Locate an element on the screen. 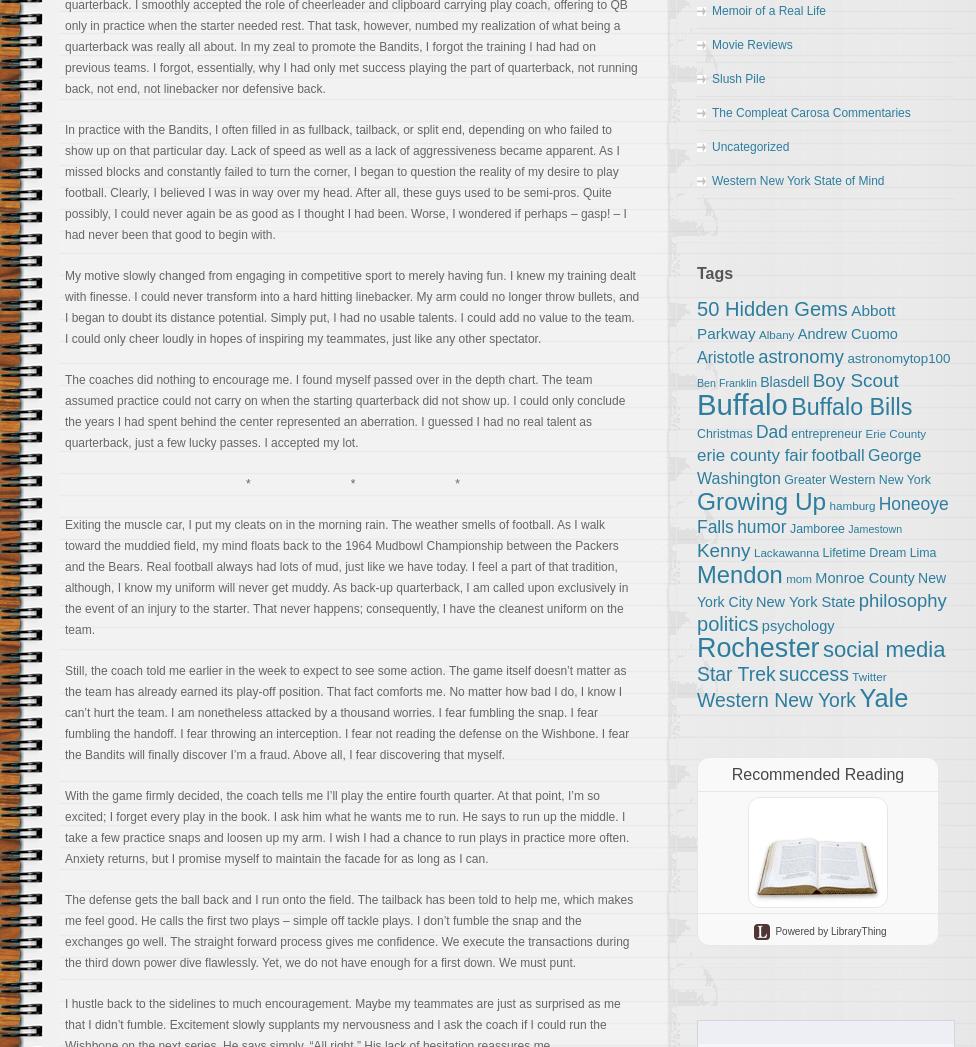 Image resolution: width=976 pixels, height=1047 pixels. 'Tags' is located at coordinates (714, 273).